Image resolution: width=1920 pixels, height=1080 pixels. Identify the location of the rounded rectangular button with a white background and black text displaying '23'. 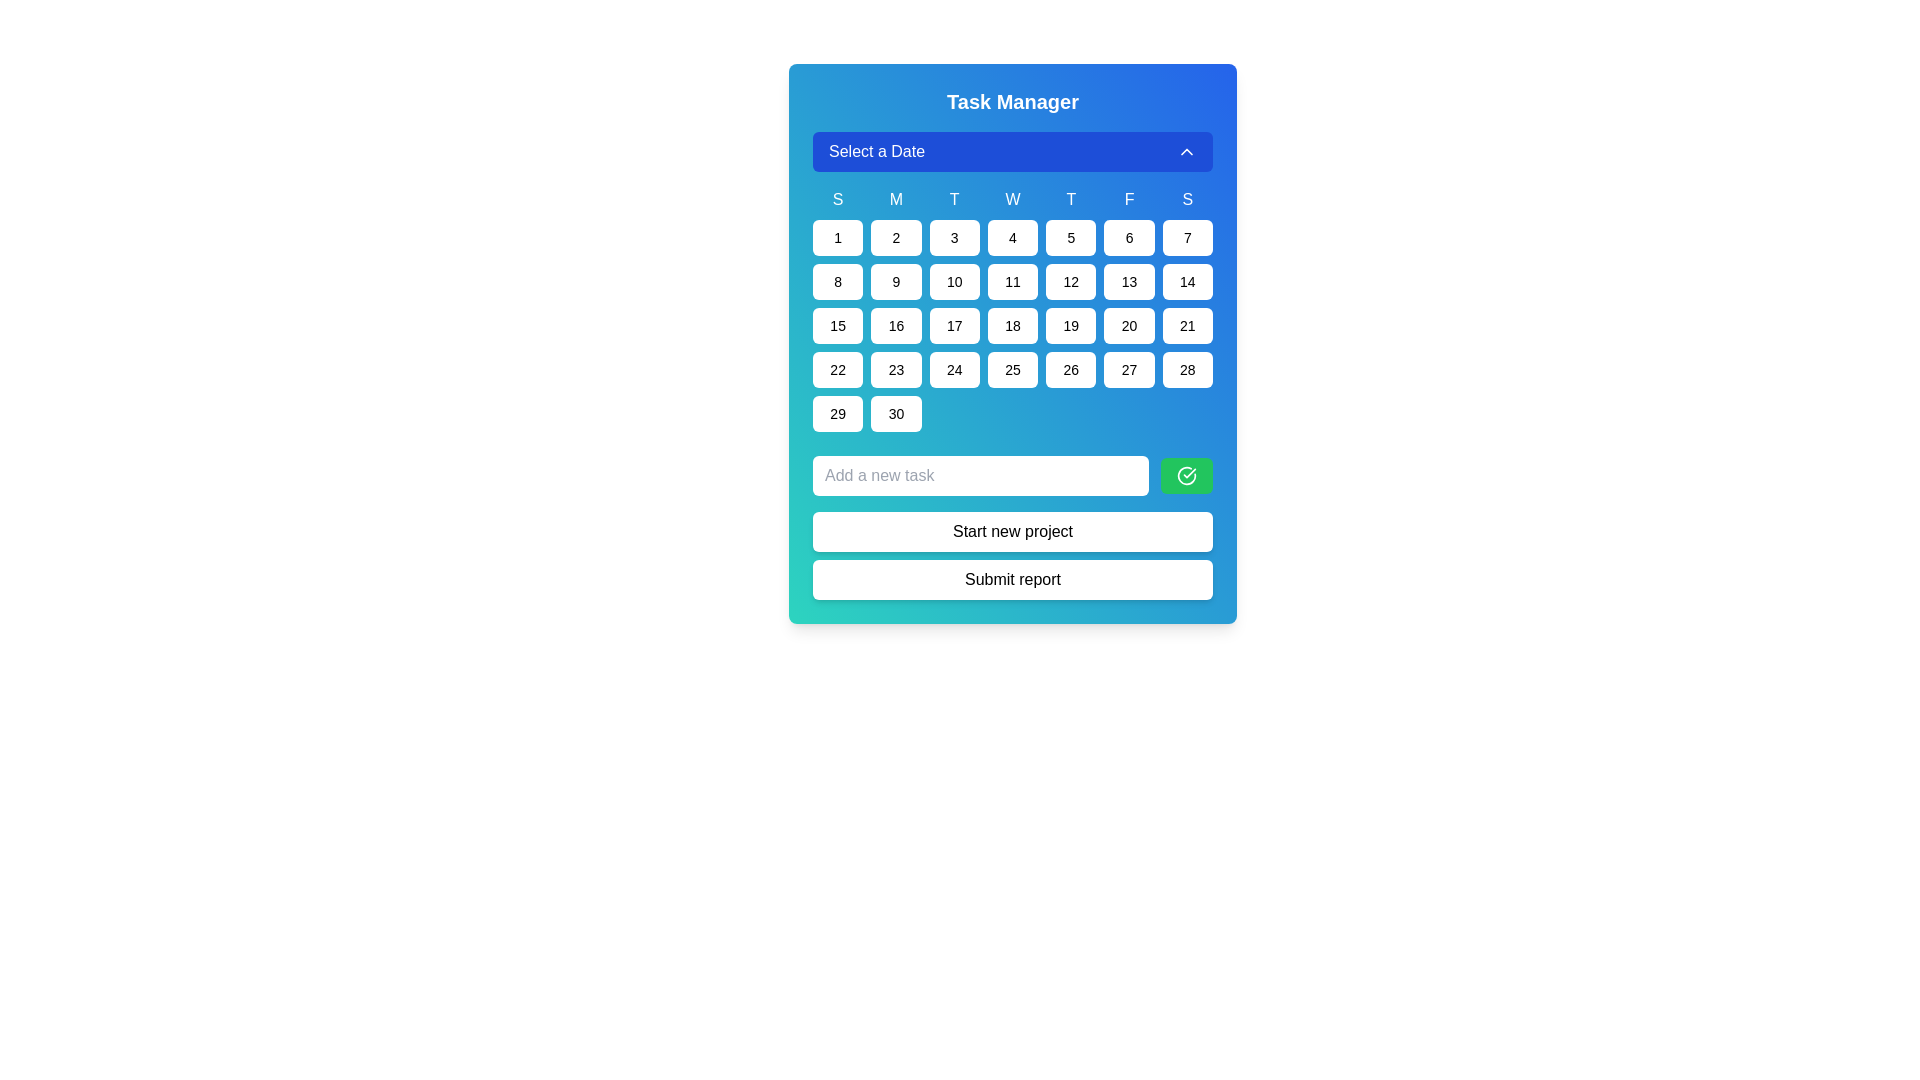
(895, 370).